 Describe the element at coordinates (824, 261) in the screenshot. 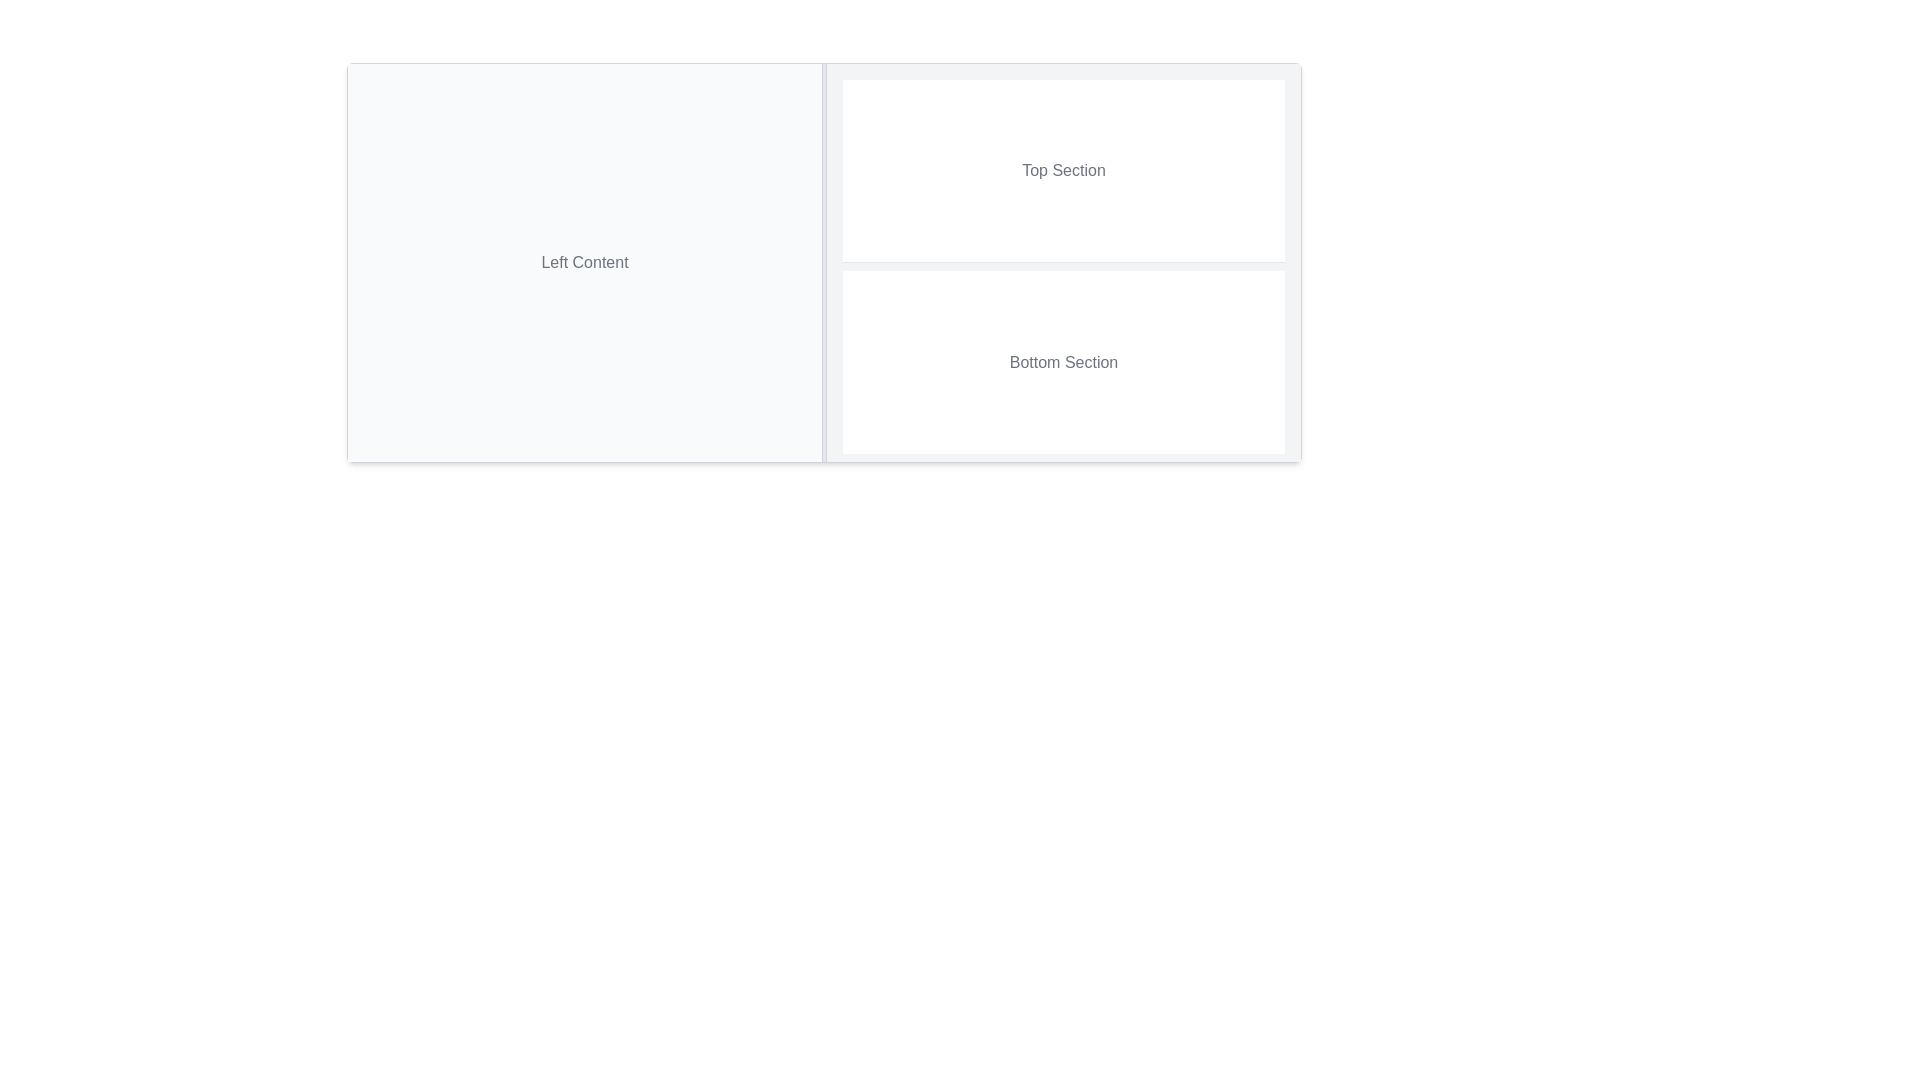

I see `the vertical divider located at the center of the layout (x: 824.5, y: 263)` at that location.